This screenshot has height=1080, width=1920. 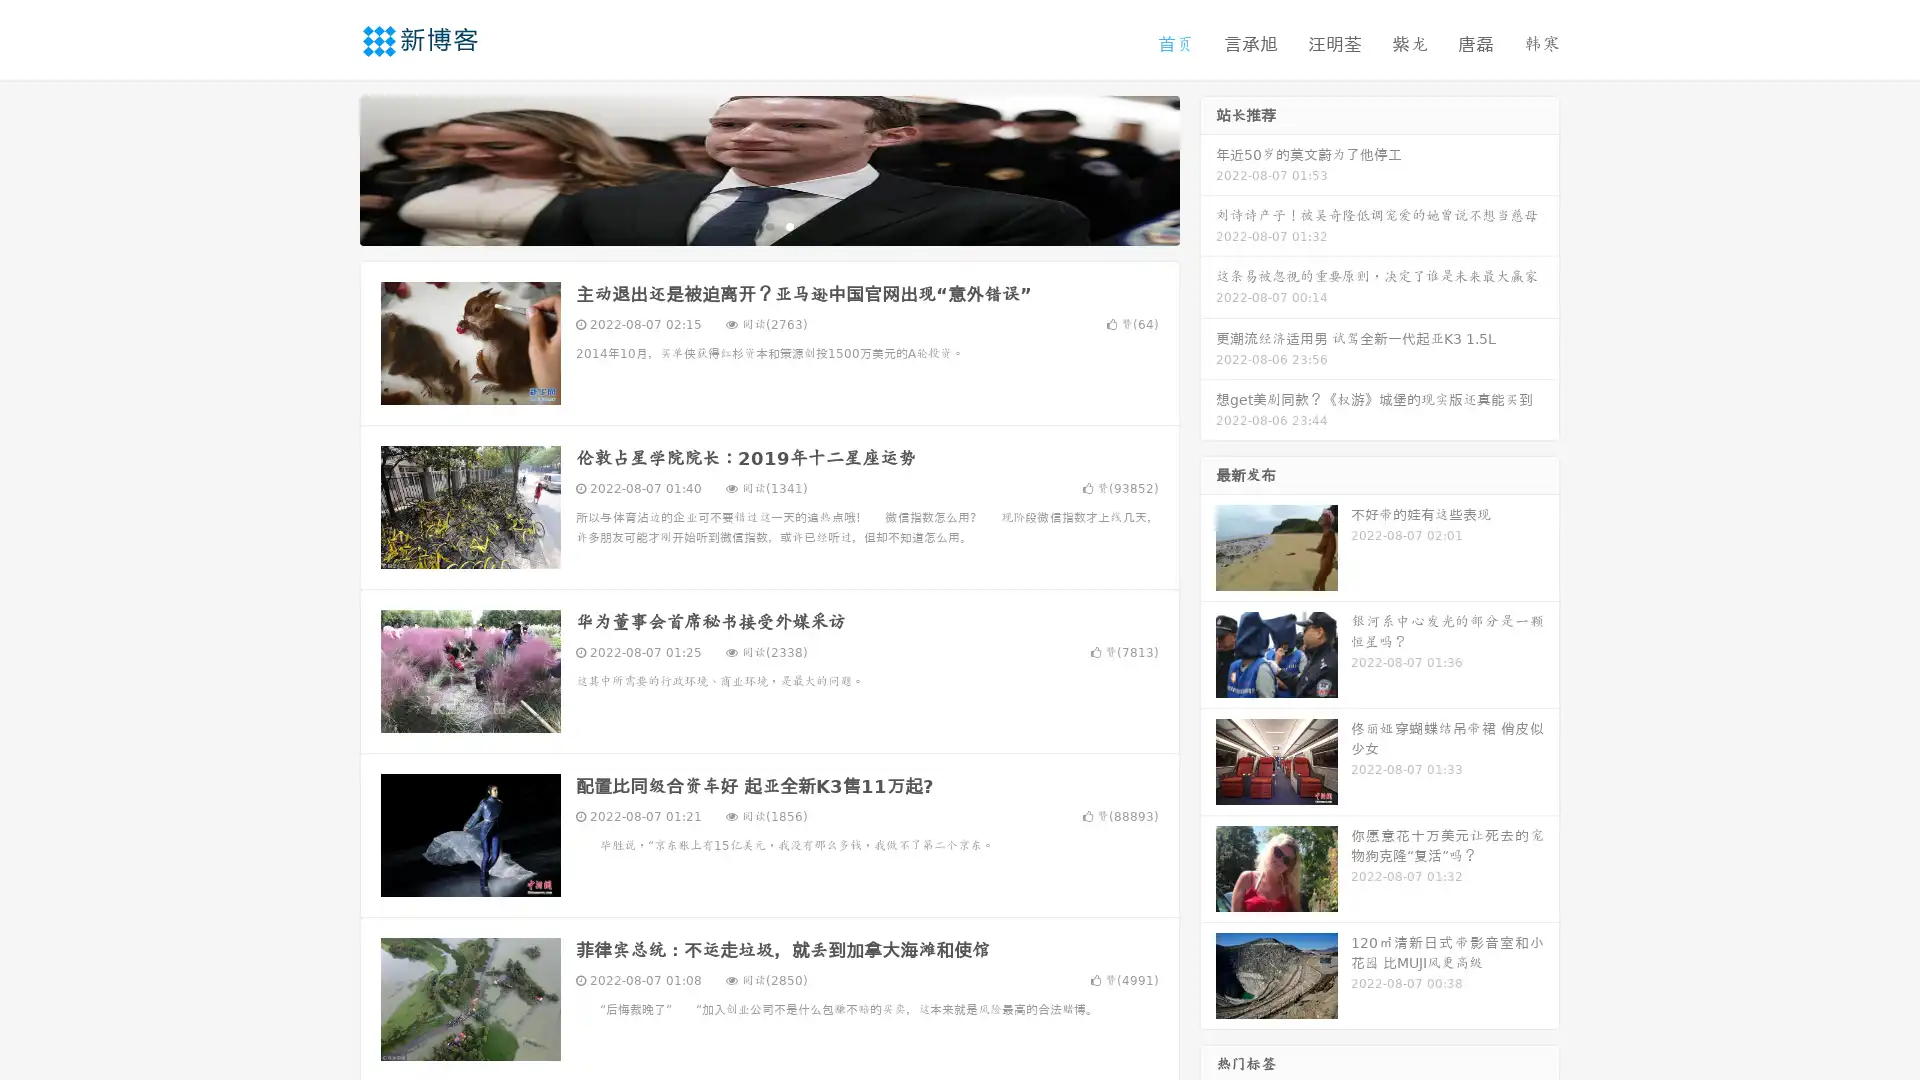 What do you see at coordinates (1208, 168) in the screenshot?
I see `Next slide` at bounding box center [1208, 168].